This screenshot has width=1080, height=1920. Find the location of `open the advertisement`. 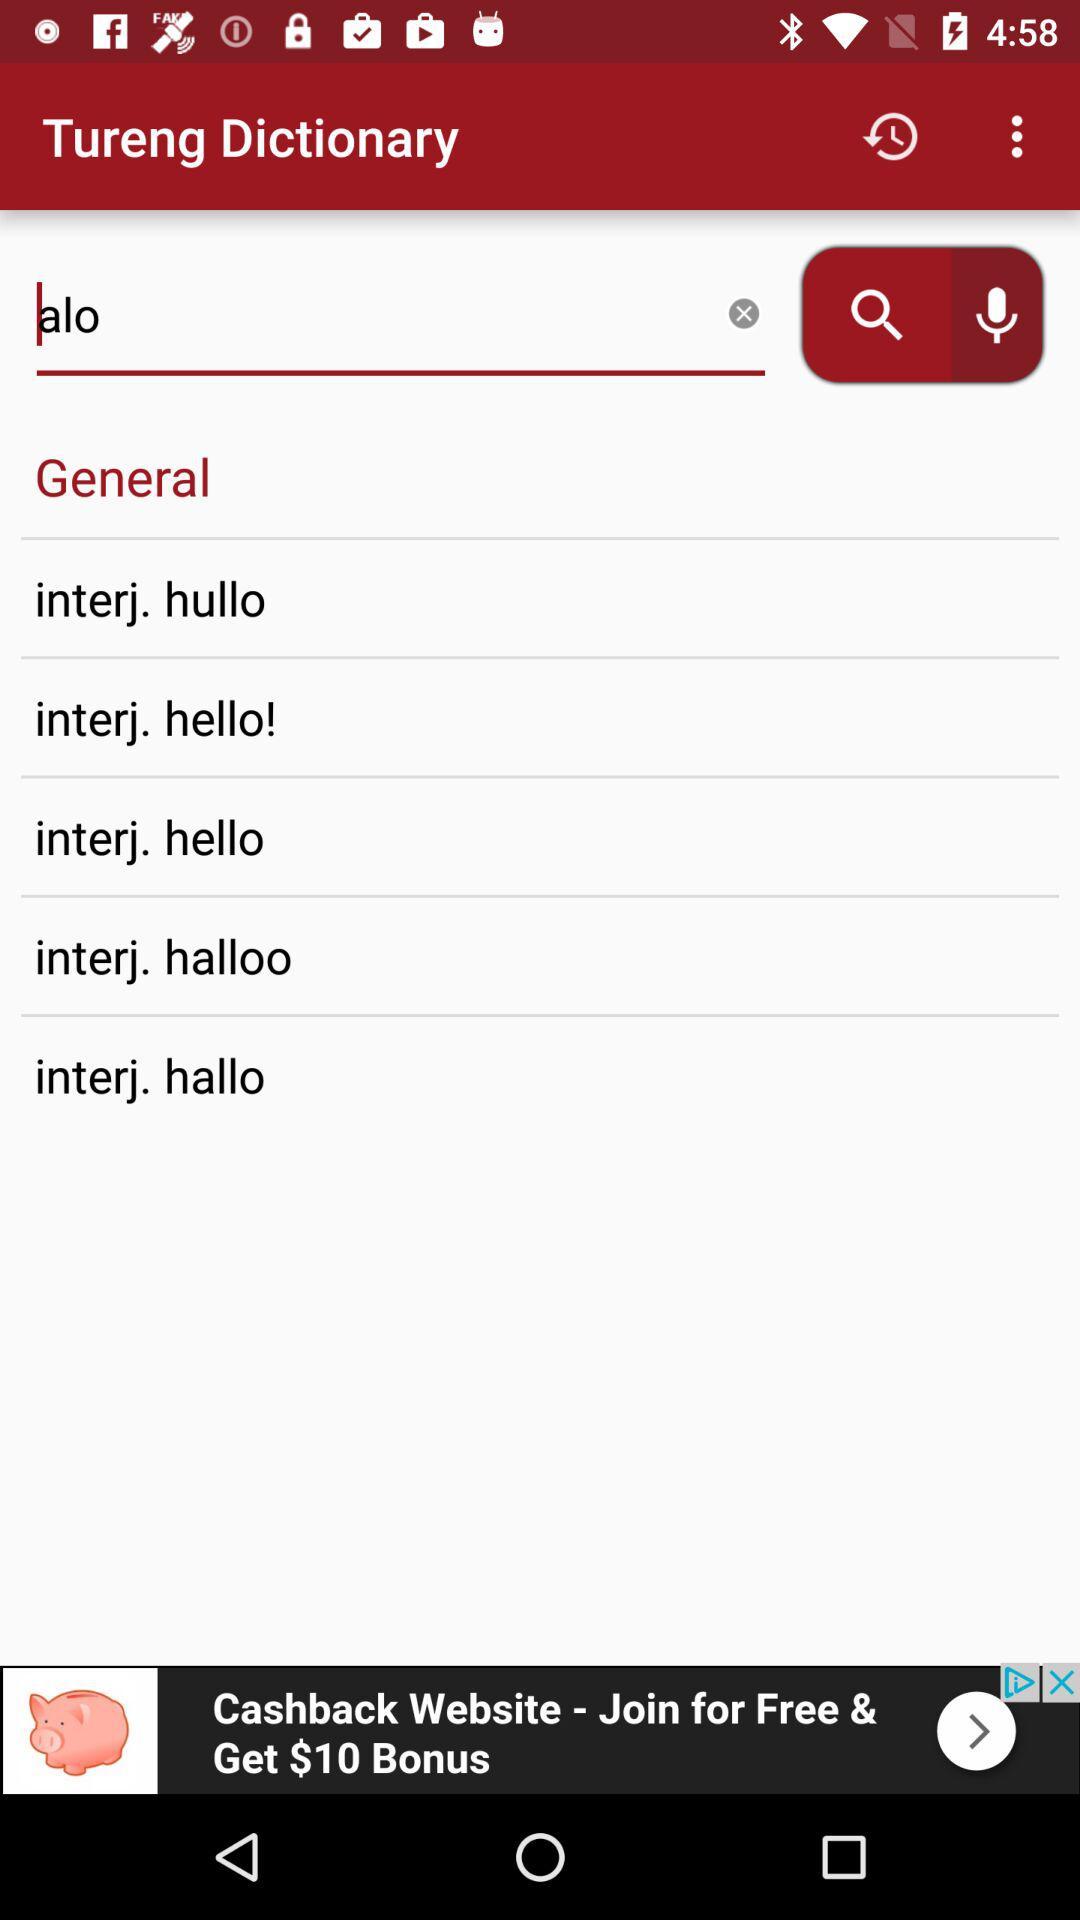

open the advertisement is located at coordinates (540, 1727).